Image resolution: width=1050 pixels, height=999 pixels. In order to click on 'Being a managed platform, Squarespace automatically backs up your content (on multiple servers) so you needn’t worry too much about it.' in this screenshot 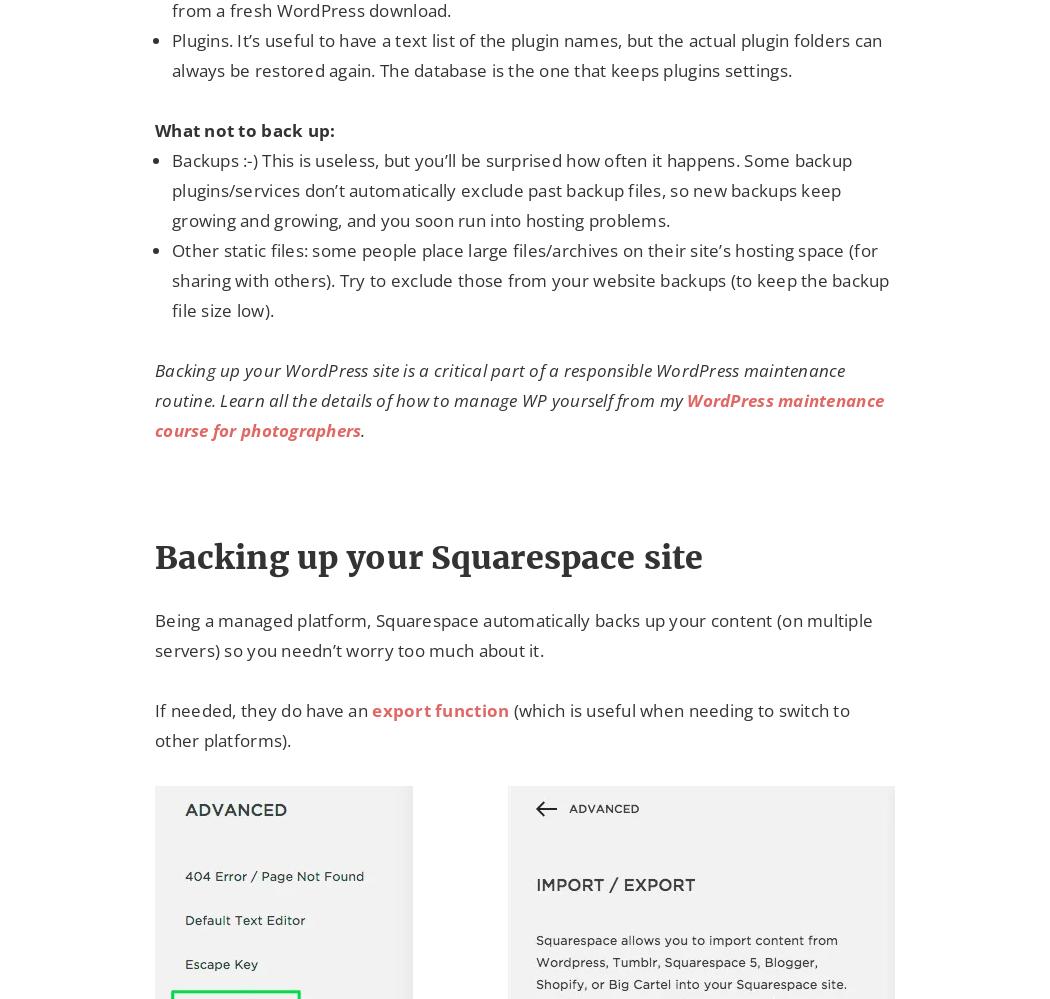, I will do `click(512, 633)`.